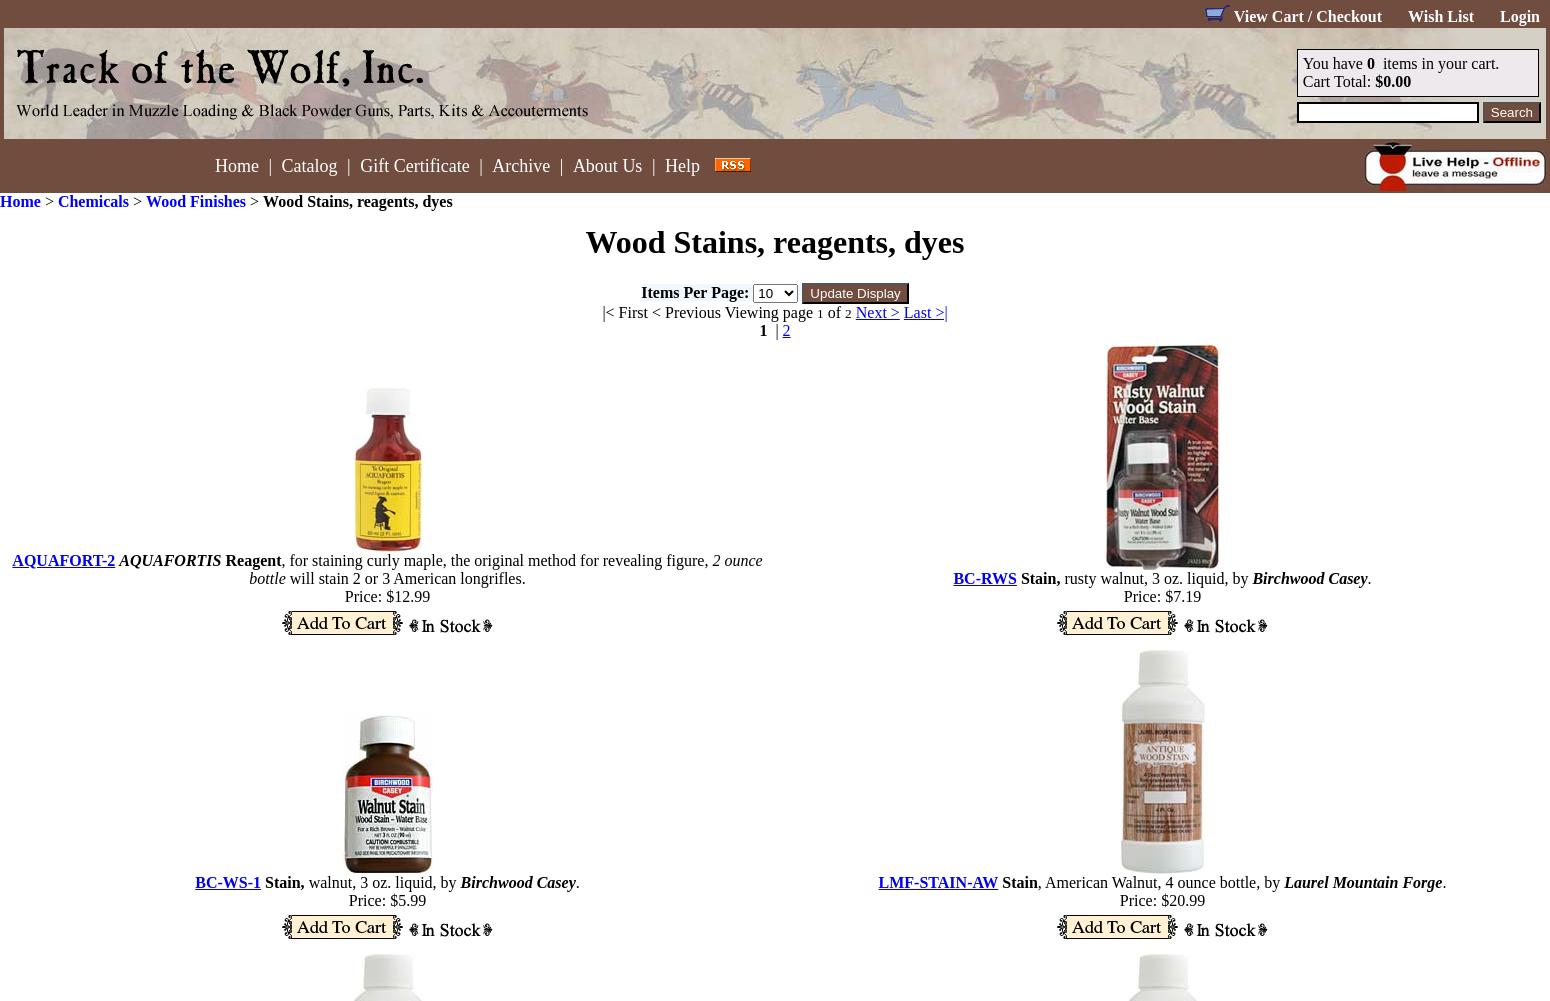 This screenshot has width=1550, height=1001. Describe the element at coordinates (1519, 16) in the screenshot. I see `'Login'` at that location.